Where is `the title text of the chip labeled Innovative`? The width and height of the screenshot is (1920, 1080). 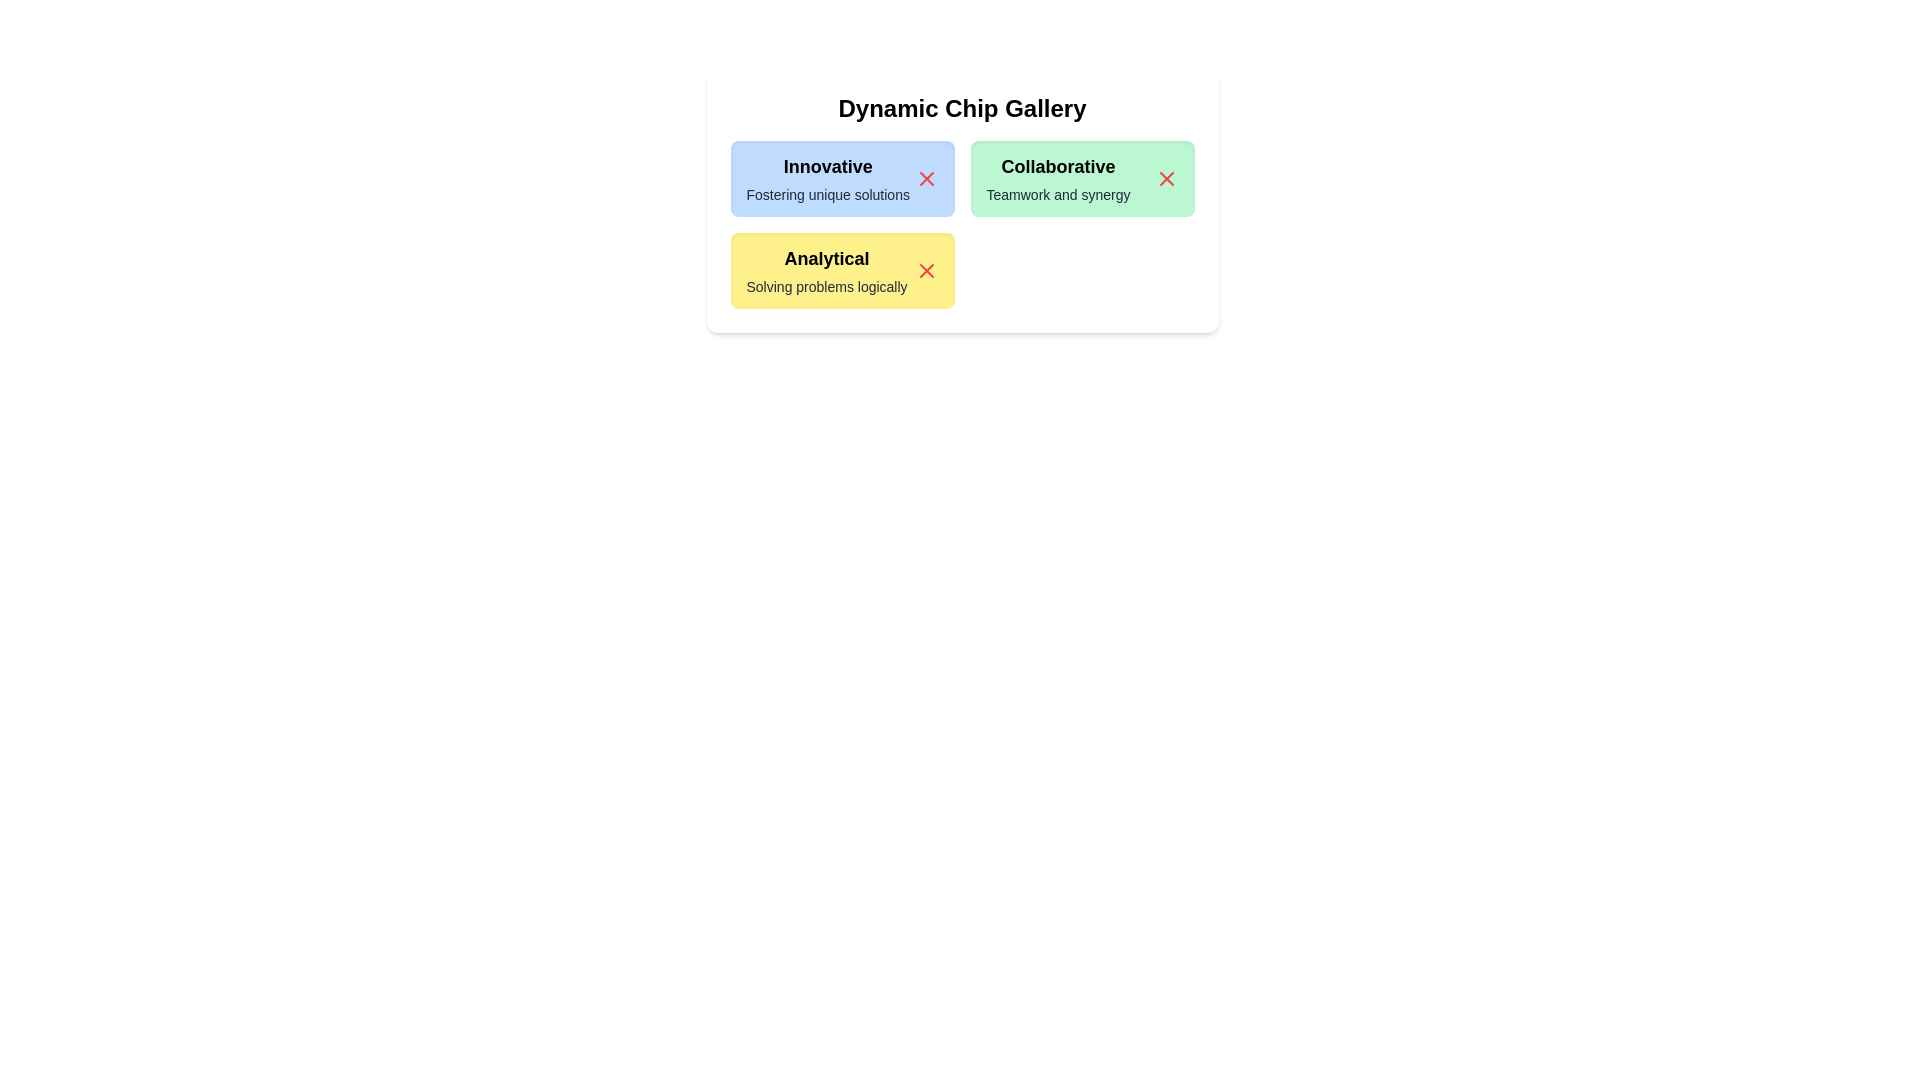
the title text of the chip labeled Innovative is located at coordinates (828, 165).